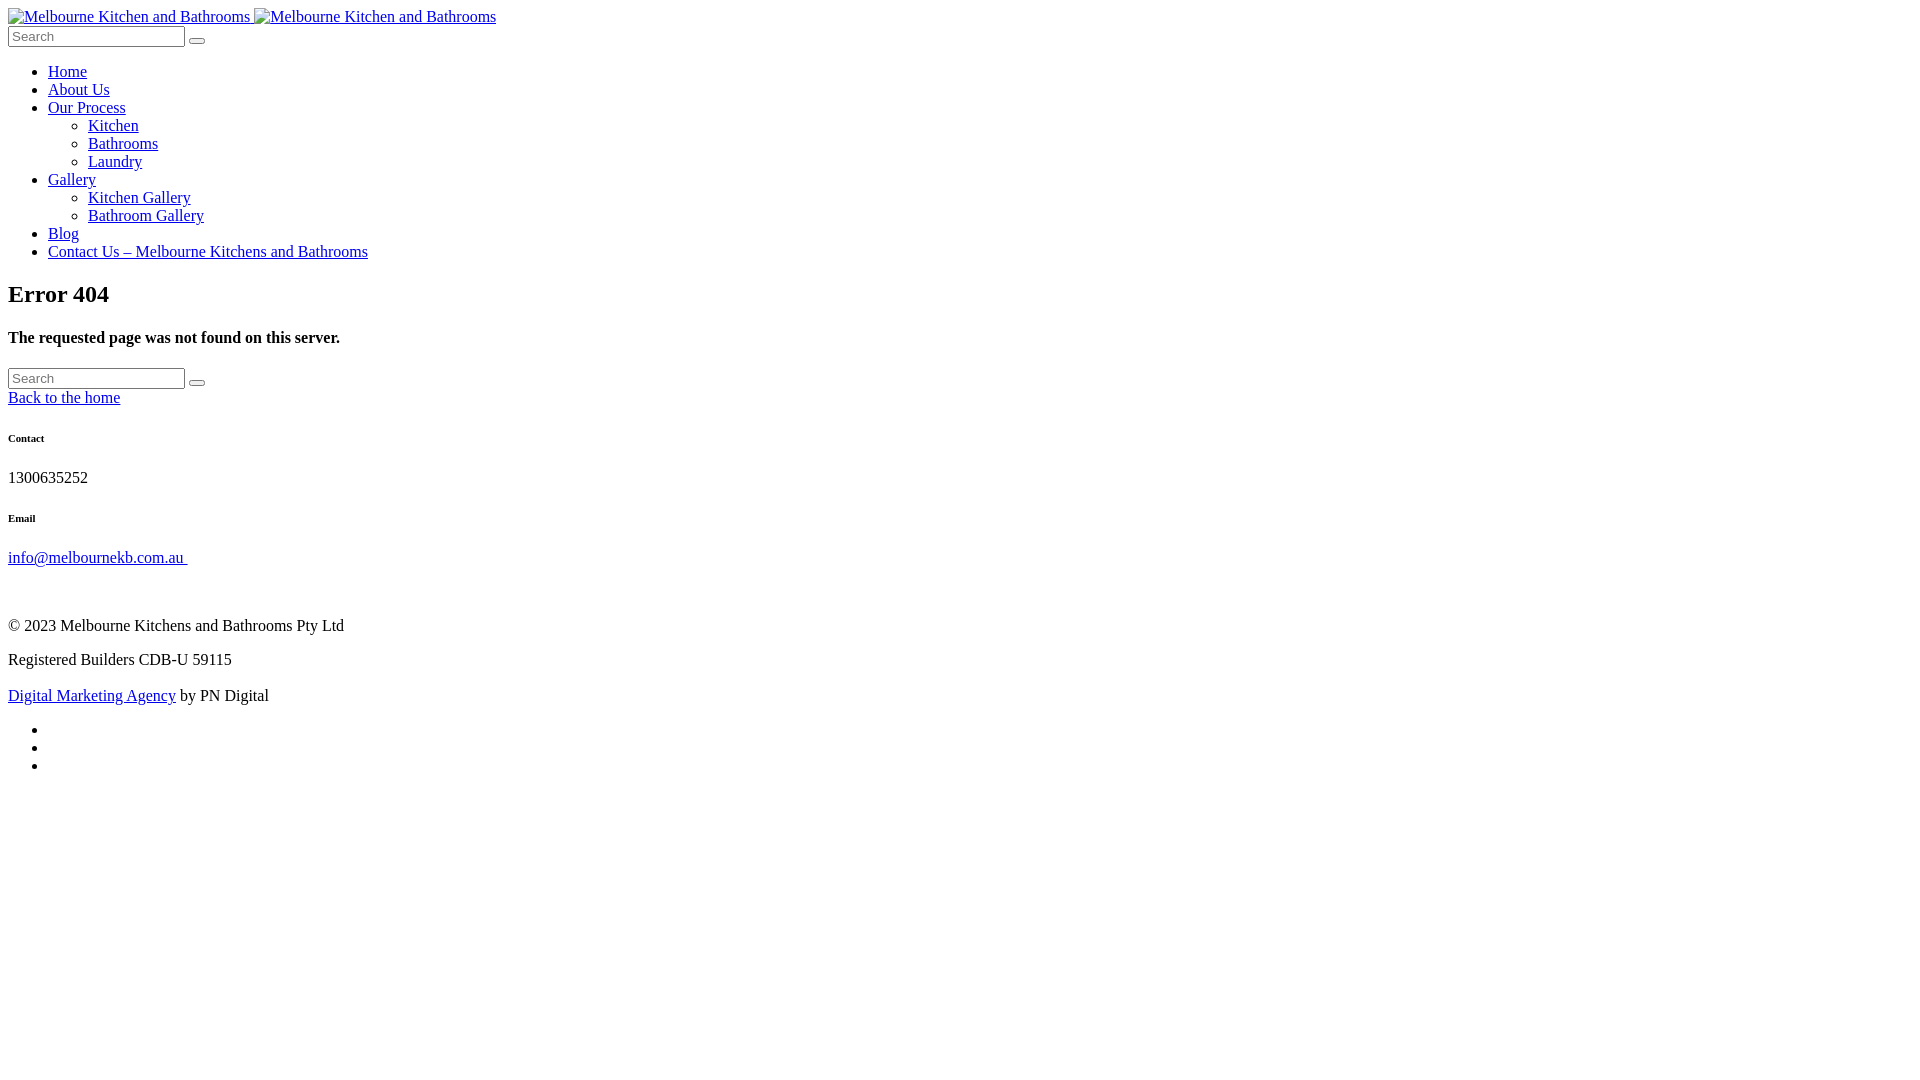 The width and height of the screenshot is (1920, 1080). Describe the element at coordinates (48, 70) in the screenshot. I see `'Home'` at that location.